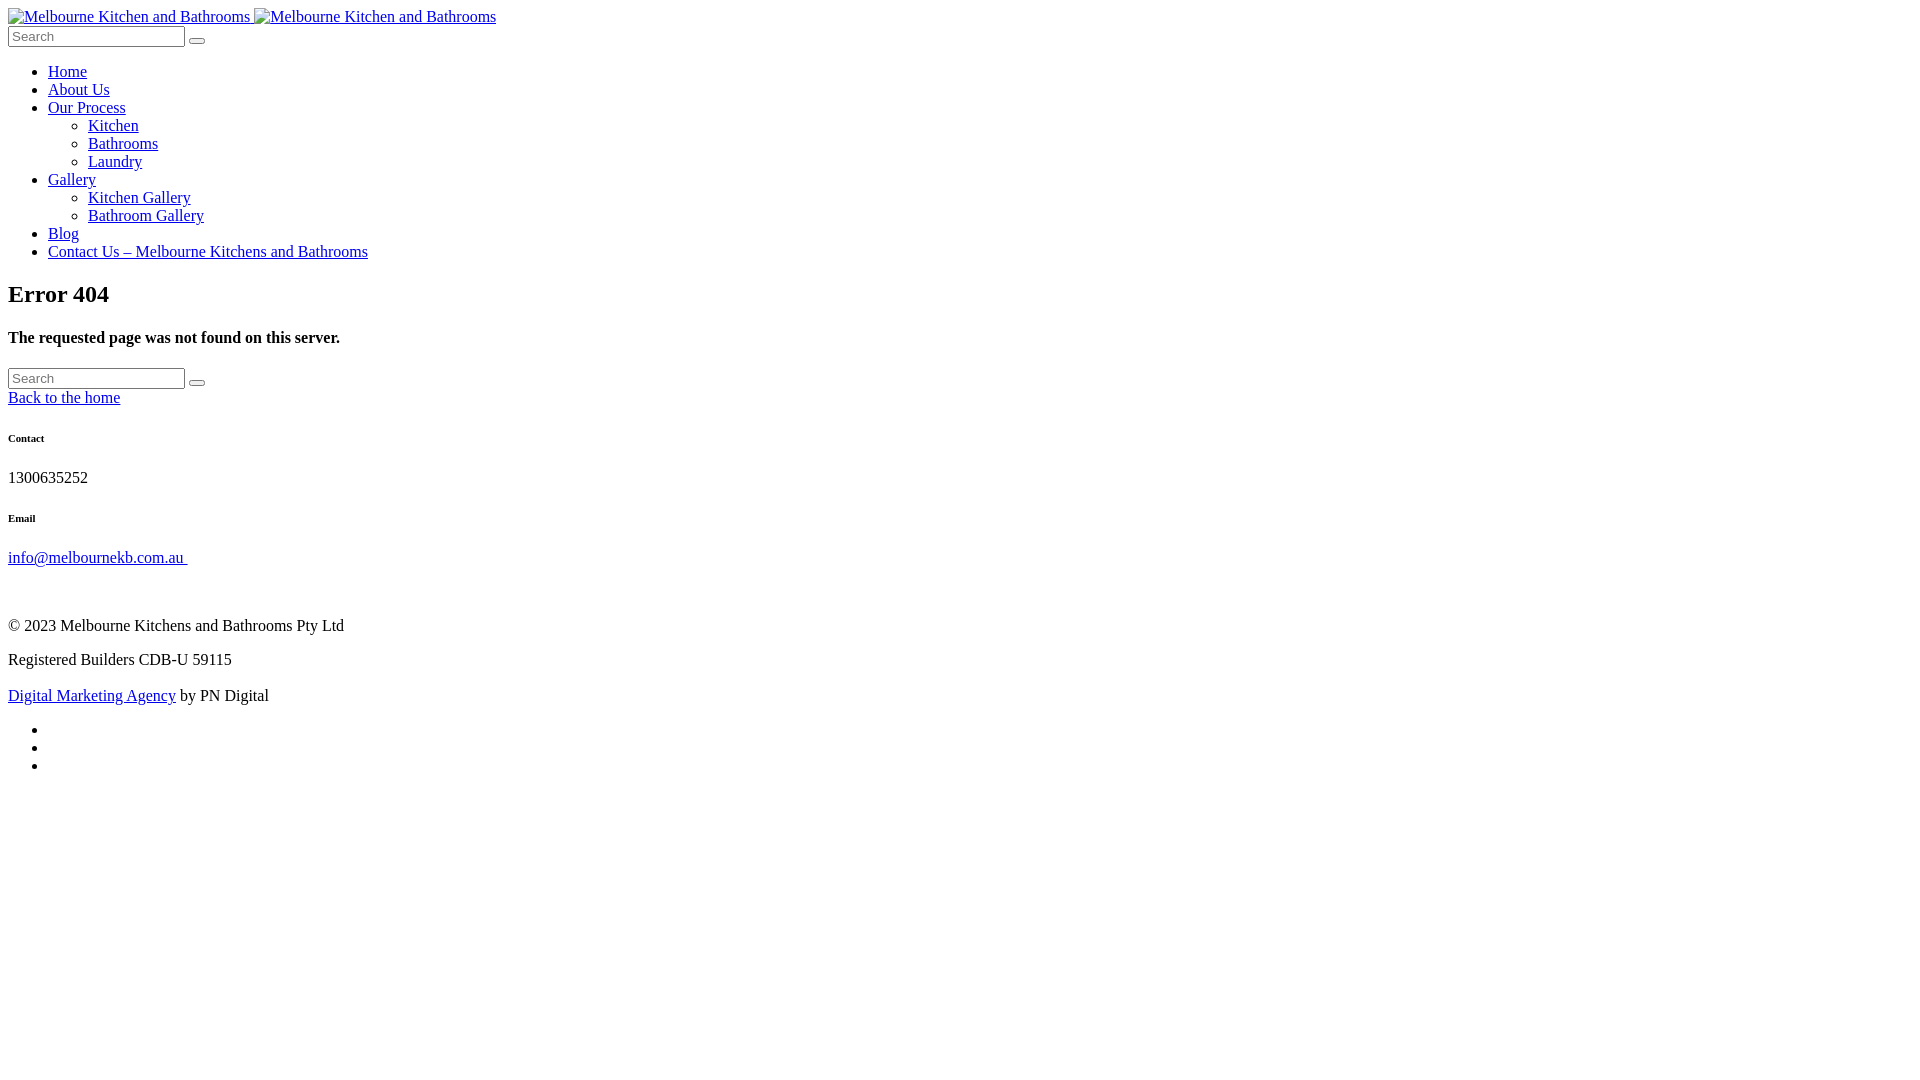 The width and height of the screenshot is (1920, 1080). Describe the element at coordinates (48, 70) in the screenshot. I see `'Home'` at that location.